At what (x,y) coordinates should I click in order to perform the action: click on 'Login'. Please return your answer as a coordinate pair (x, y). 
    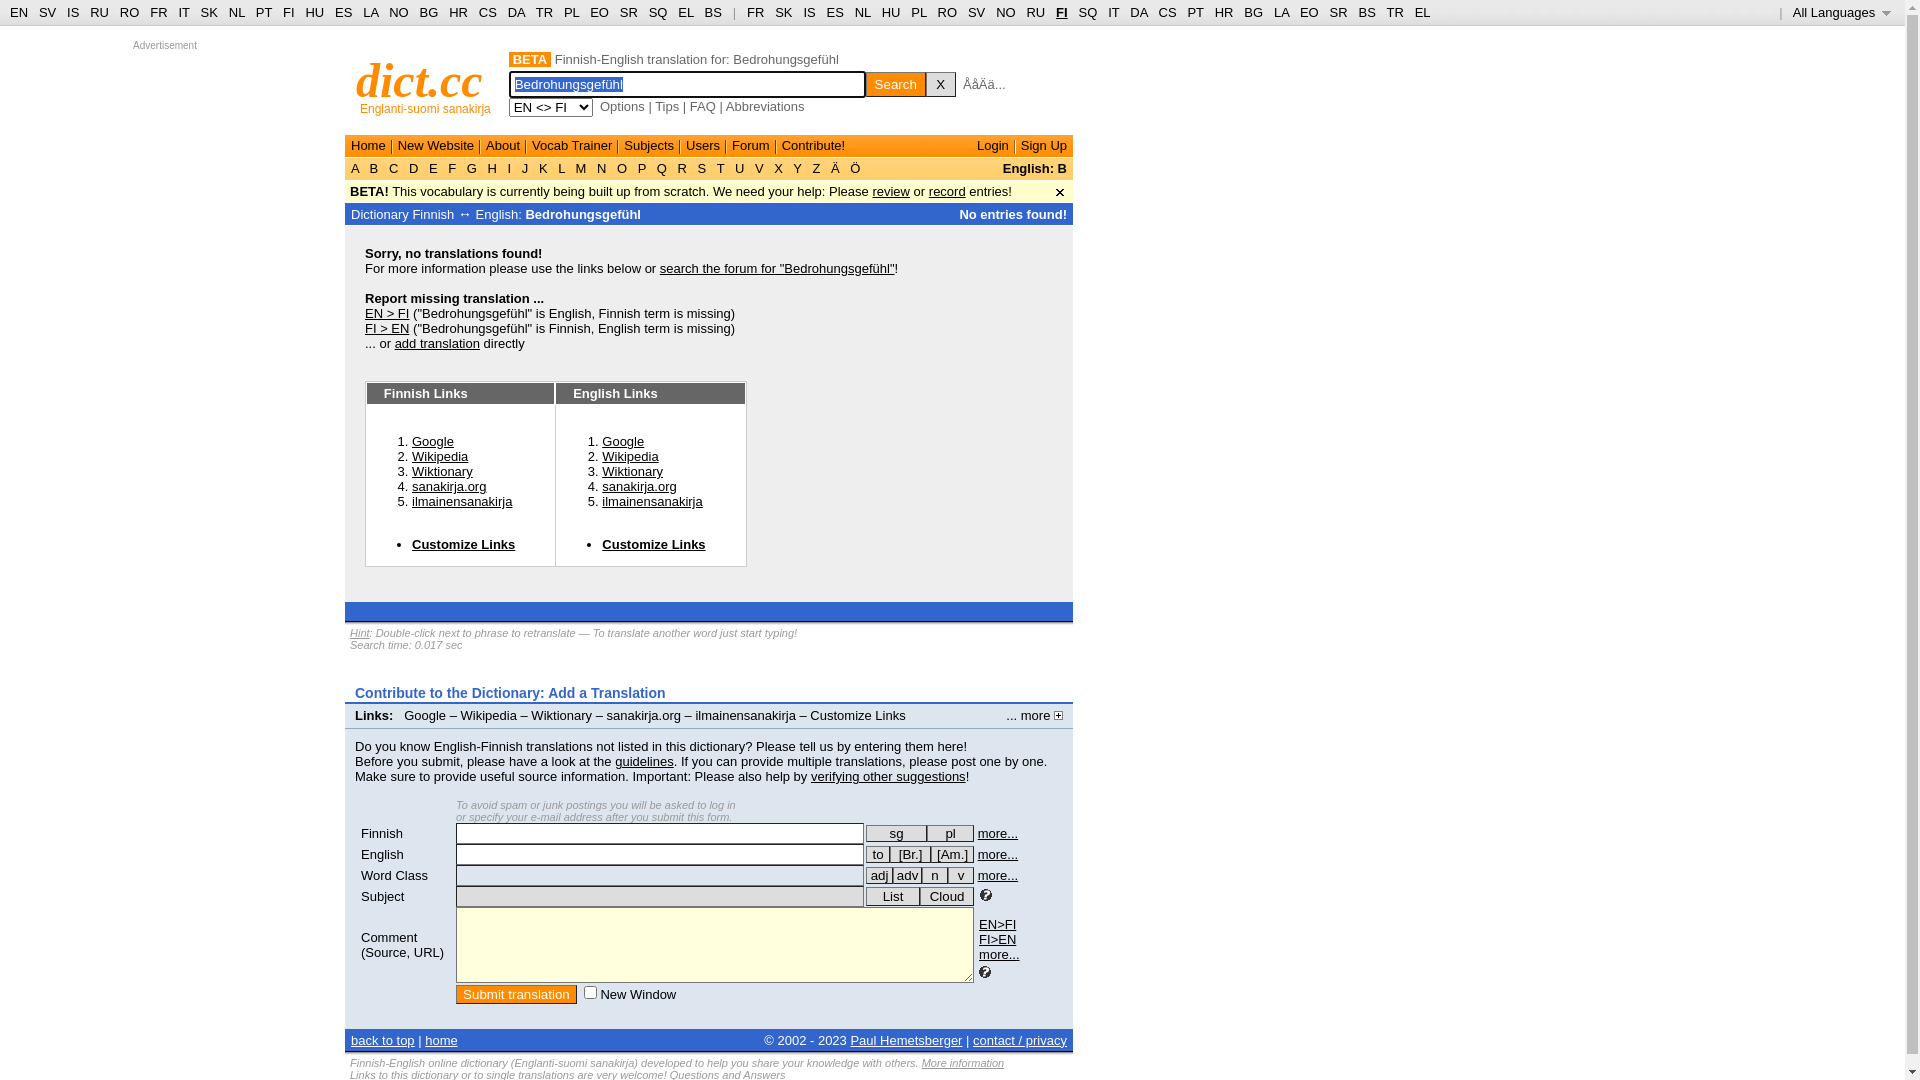
    Looking at the image, I should click on (977, 144).